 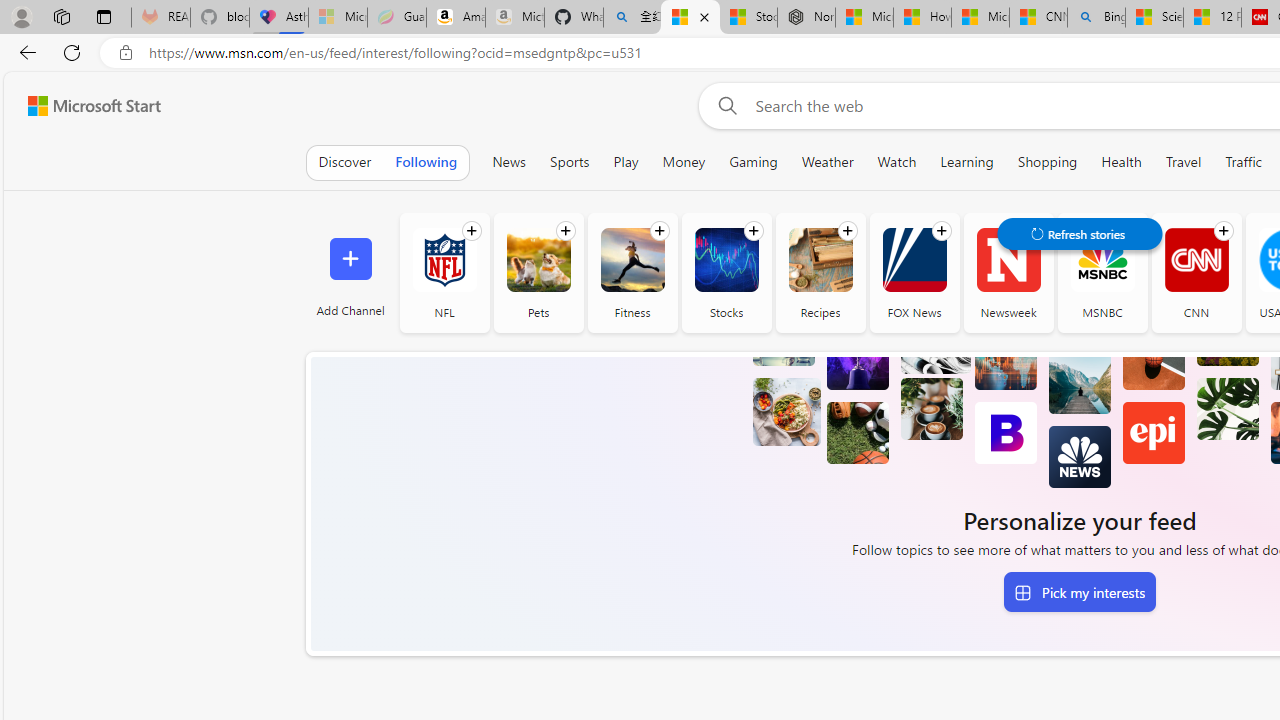 What do you see at coordinates (913, 272) in the screenshot?
I see `'FOX News'` at bounding box center [913, 272].